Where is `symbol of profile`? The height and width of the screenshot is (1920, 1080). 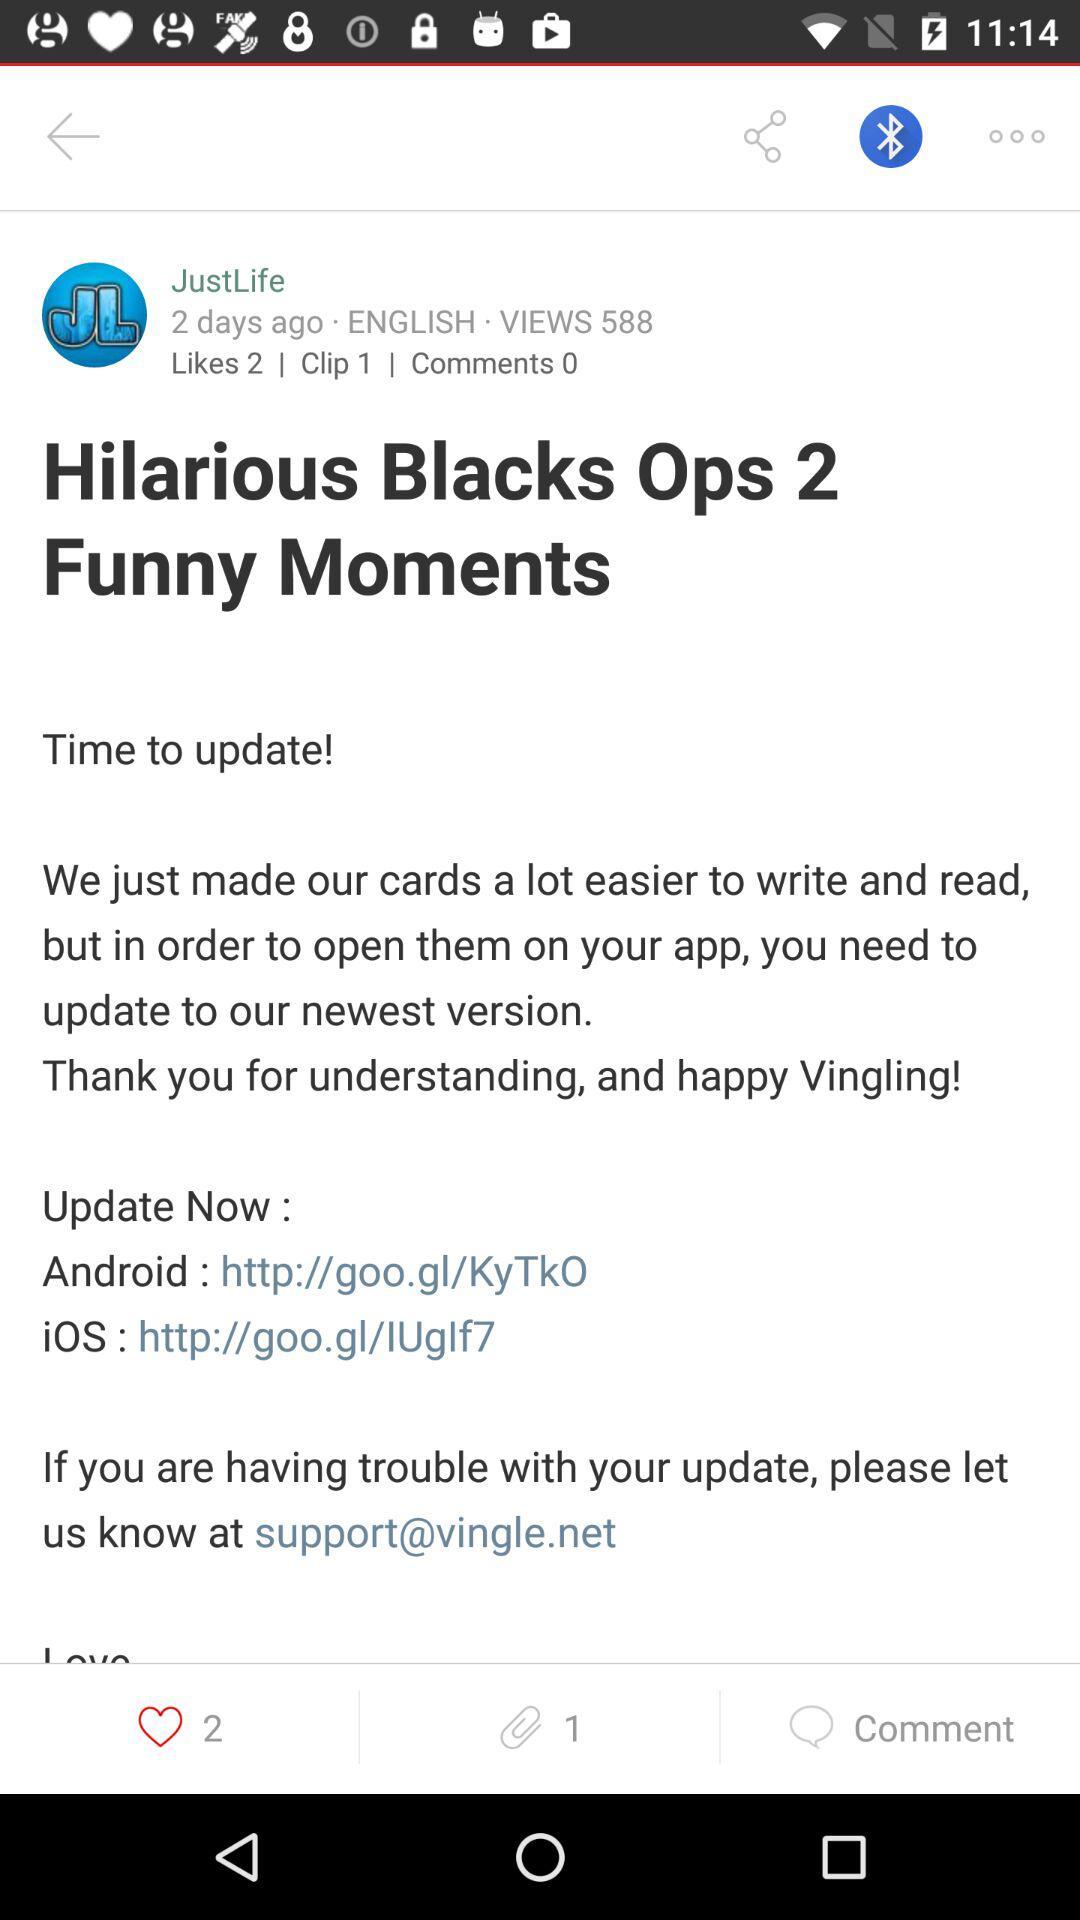 symbol of profile is located at coordinates (94, 314).